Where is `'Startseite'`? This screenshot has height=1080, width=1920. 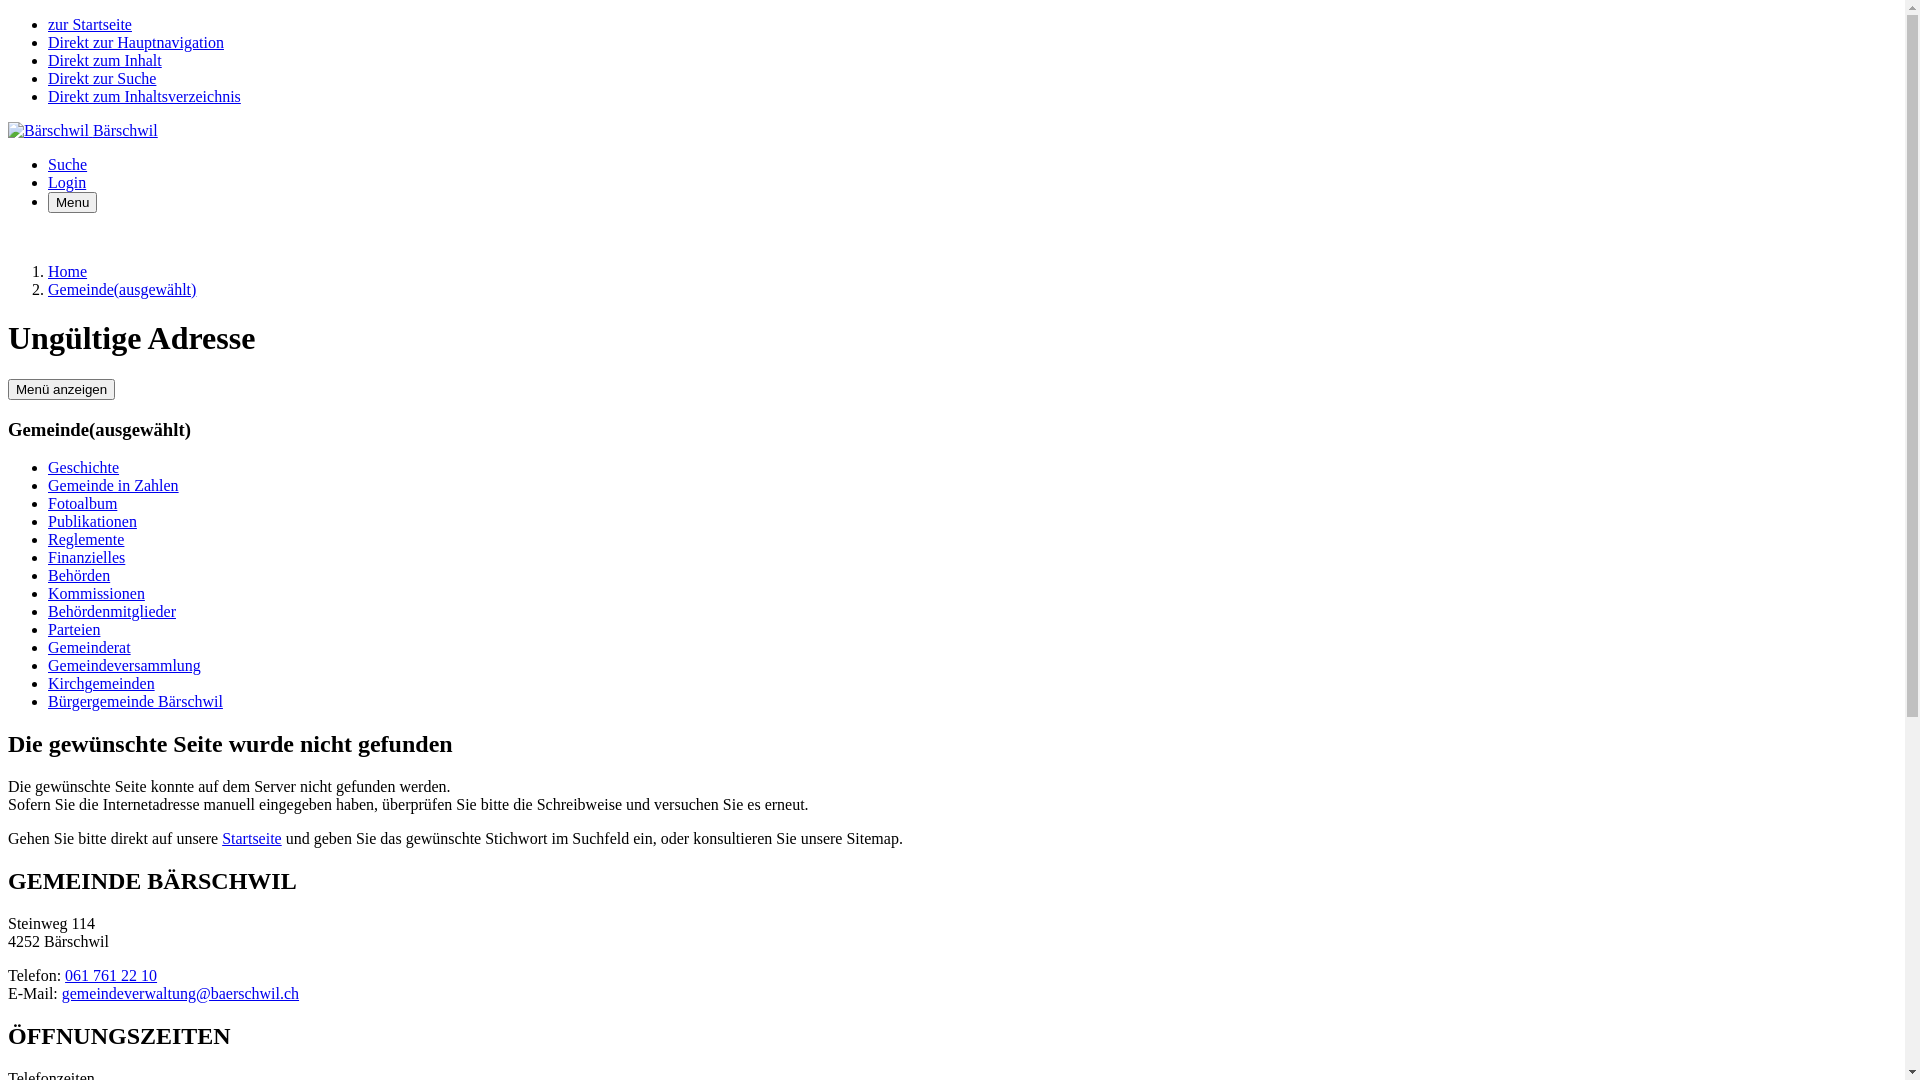 'Startseite' is located at coordinates (251, 838).